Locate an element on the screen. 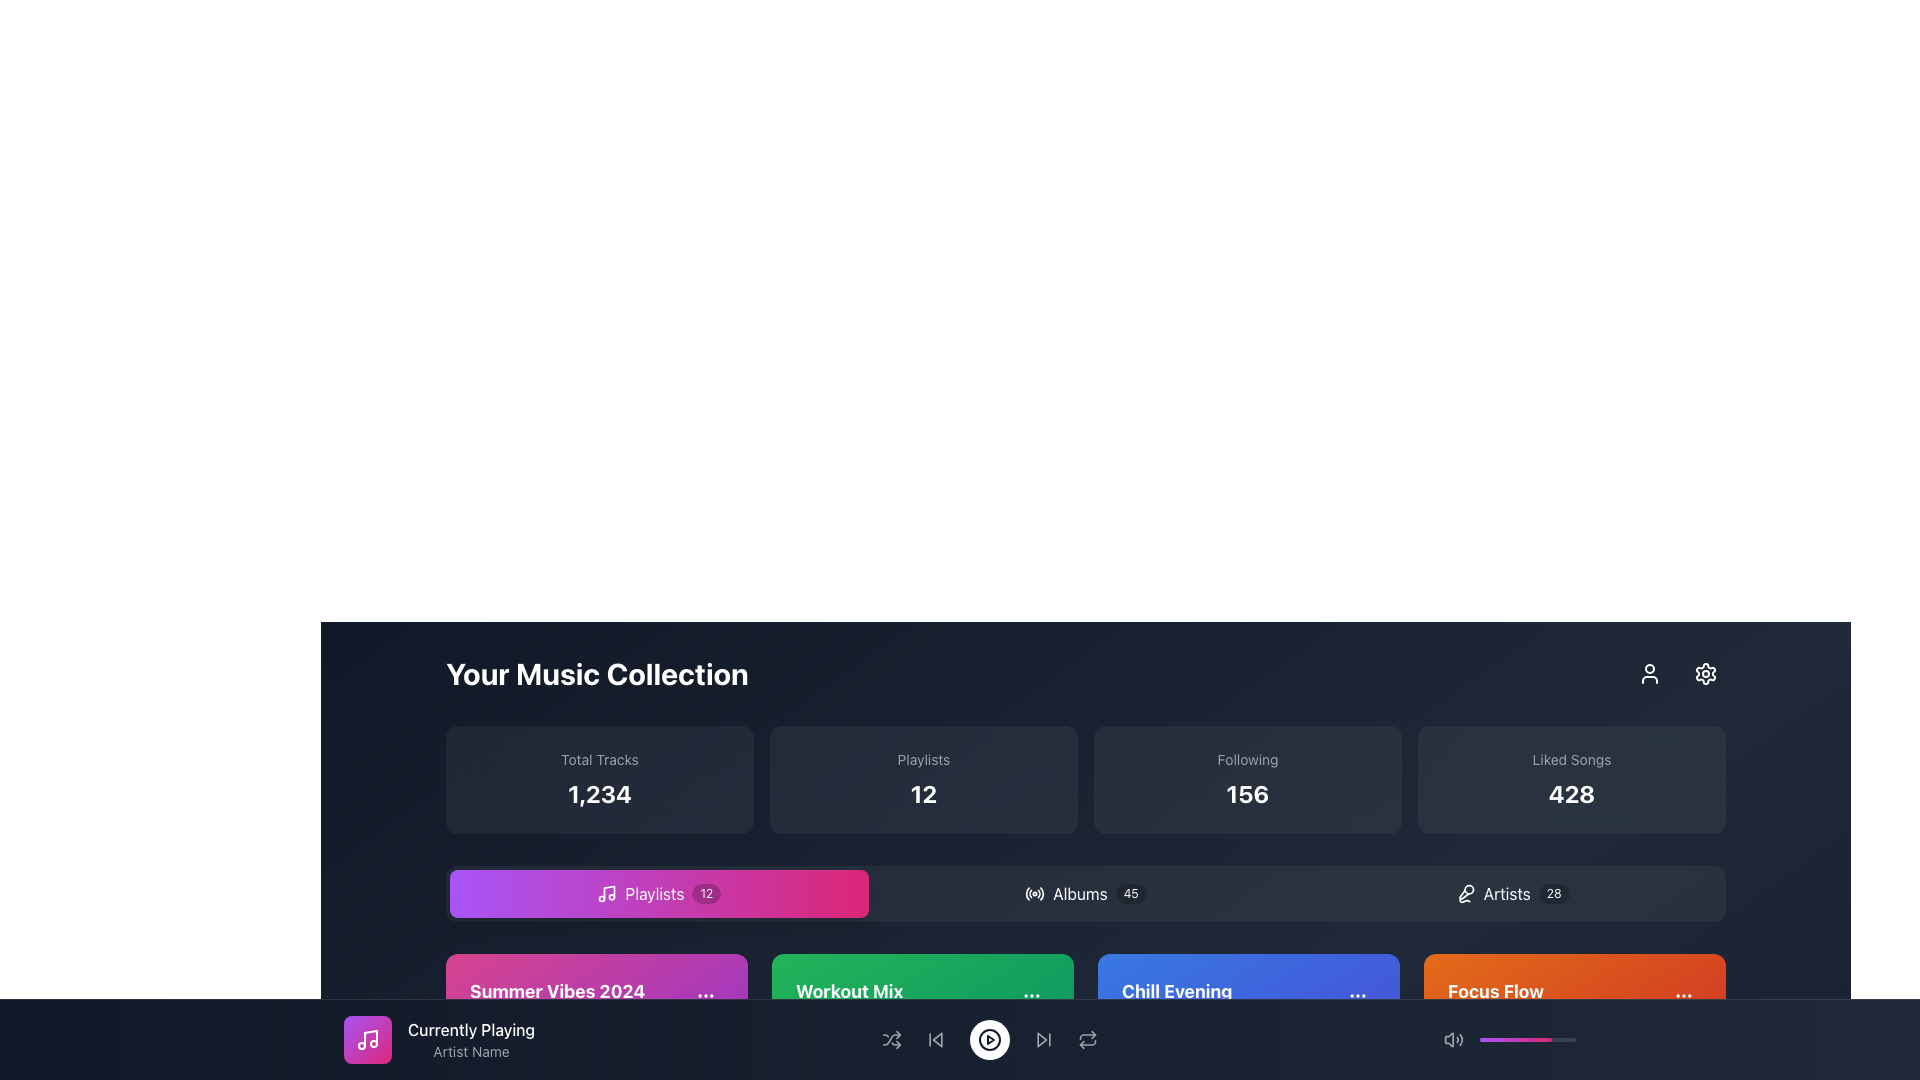  the currently playing track is located at coordinates (470, 1039).